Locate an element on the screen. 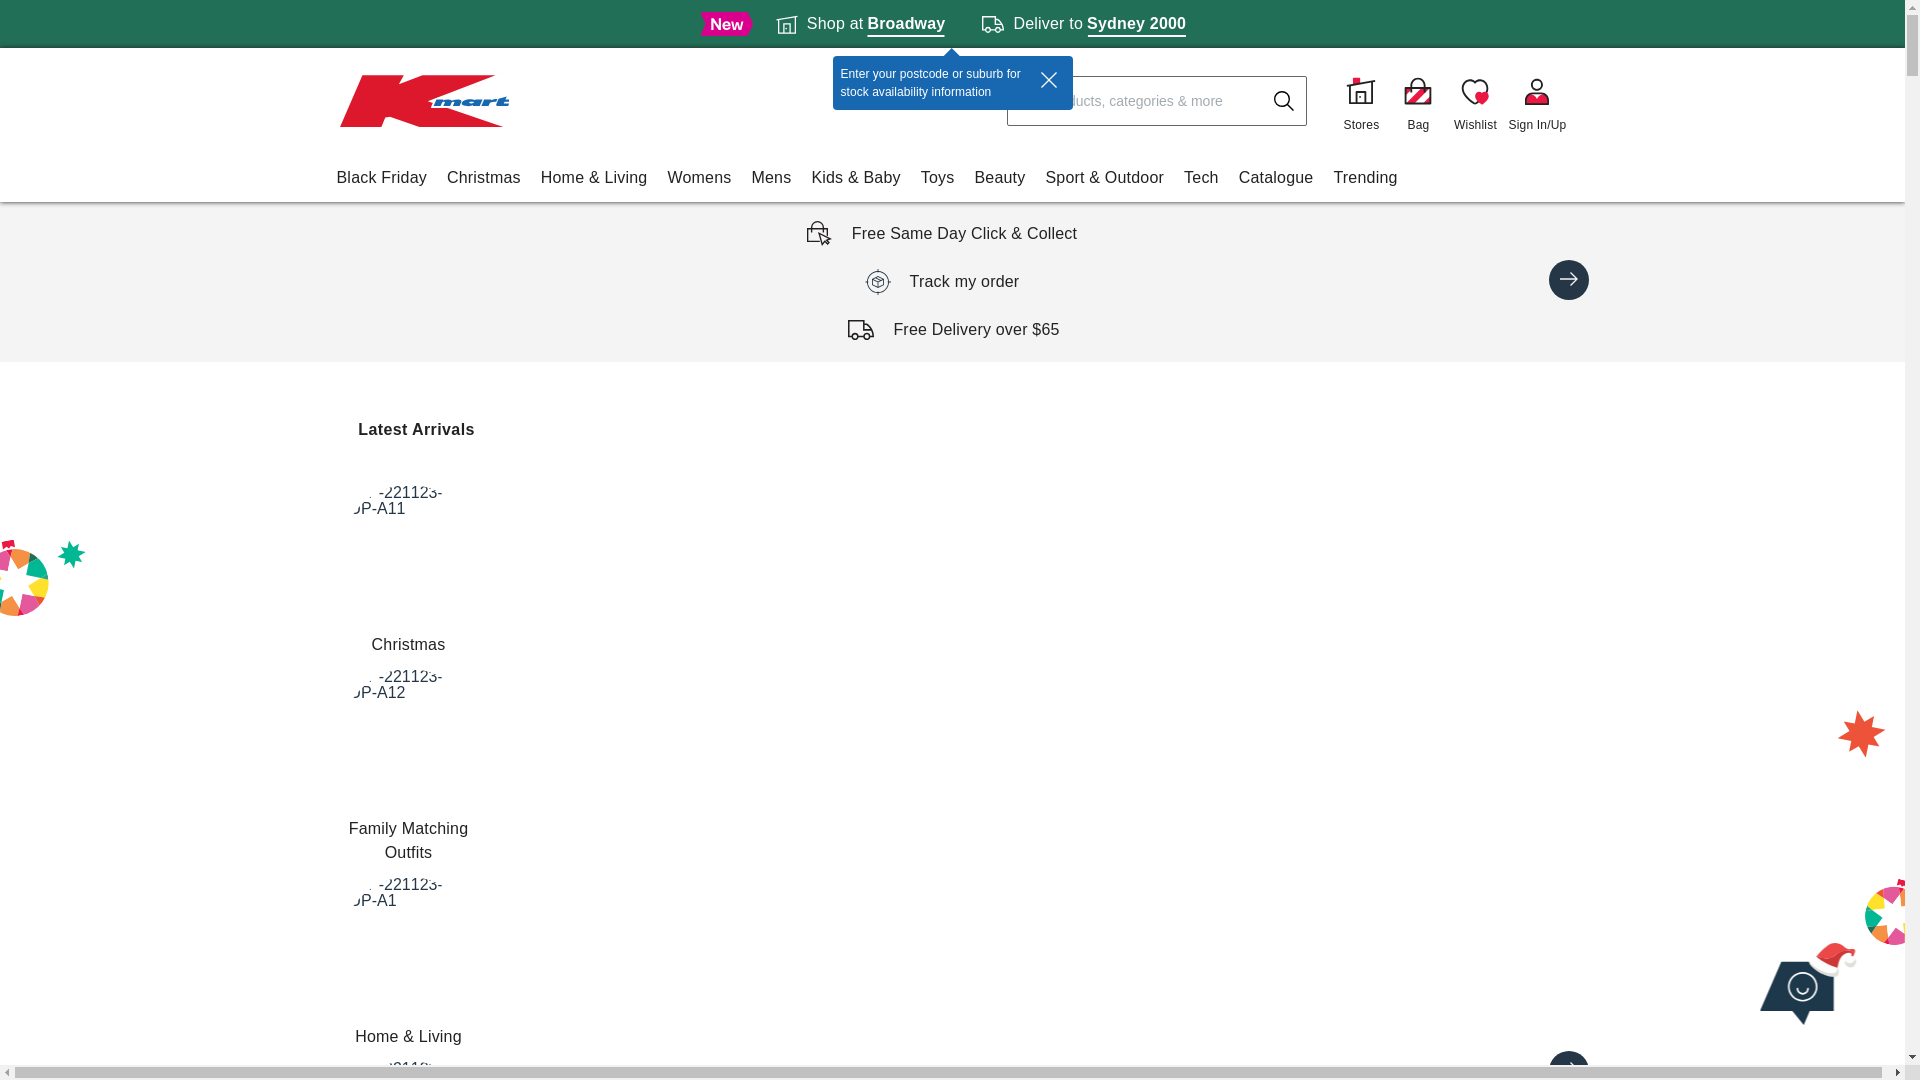 This screenshot has width=1920, height=1080. 'Sport & Outdoor' is located at coordinates (1103, 176).